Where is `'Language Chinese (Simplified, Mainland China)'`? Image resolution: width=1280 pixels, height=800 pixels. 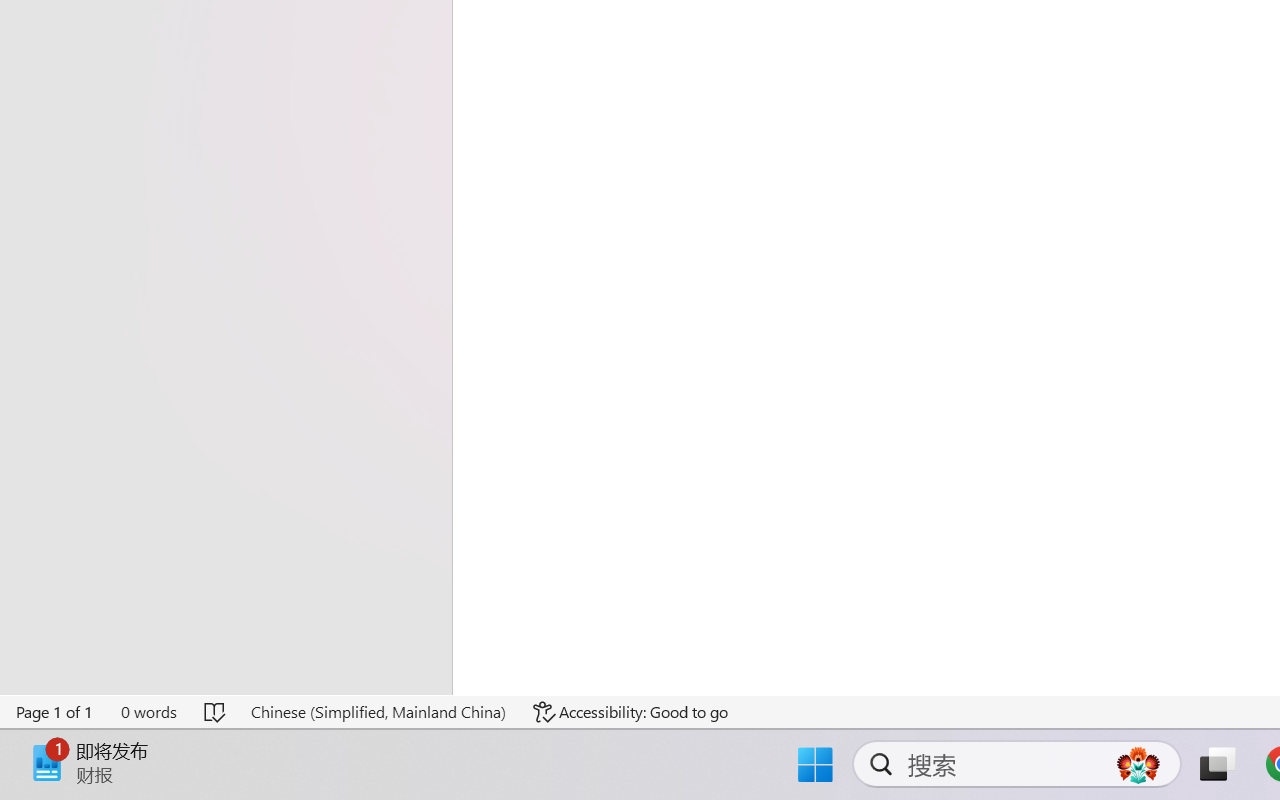
'Language Chinese (Simplified, Mainland China)' is located at coordinates (378, 711).